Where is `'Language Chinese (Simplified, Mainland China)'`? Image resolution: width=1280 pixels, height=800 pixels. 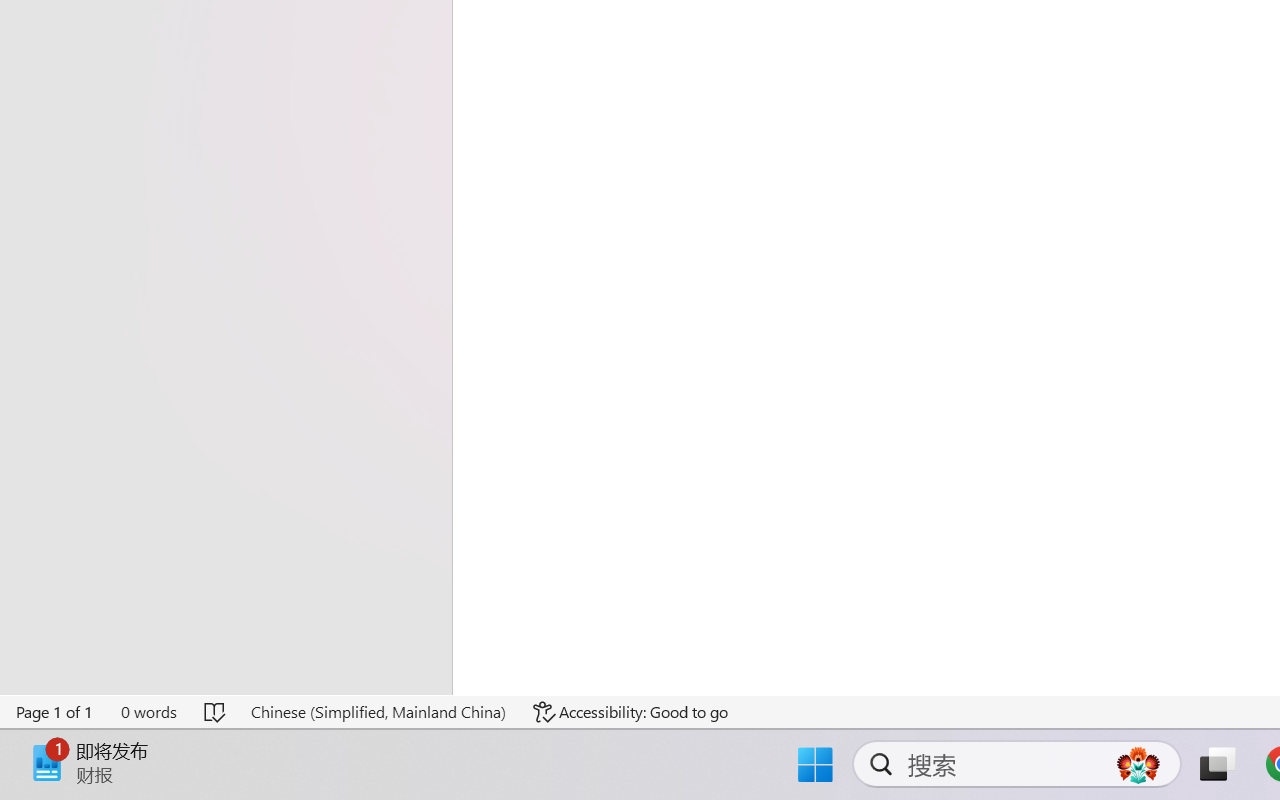
'Language Chinese (Simplified, Mainland China)' is located at coordinates (378, 711).